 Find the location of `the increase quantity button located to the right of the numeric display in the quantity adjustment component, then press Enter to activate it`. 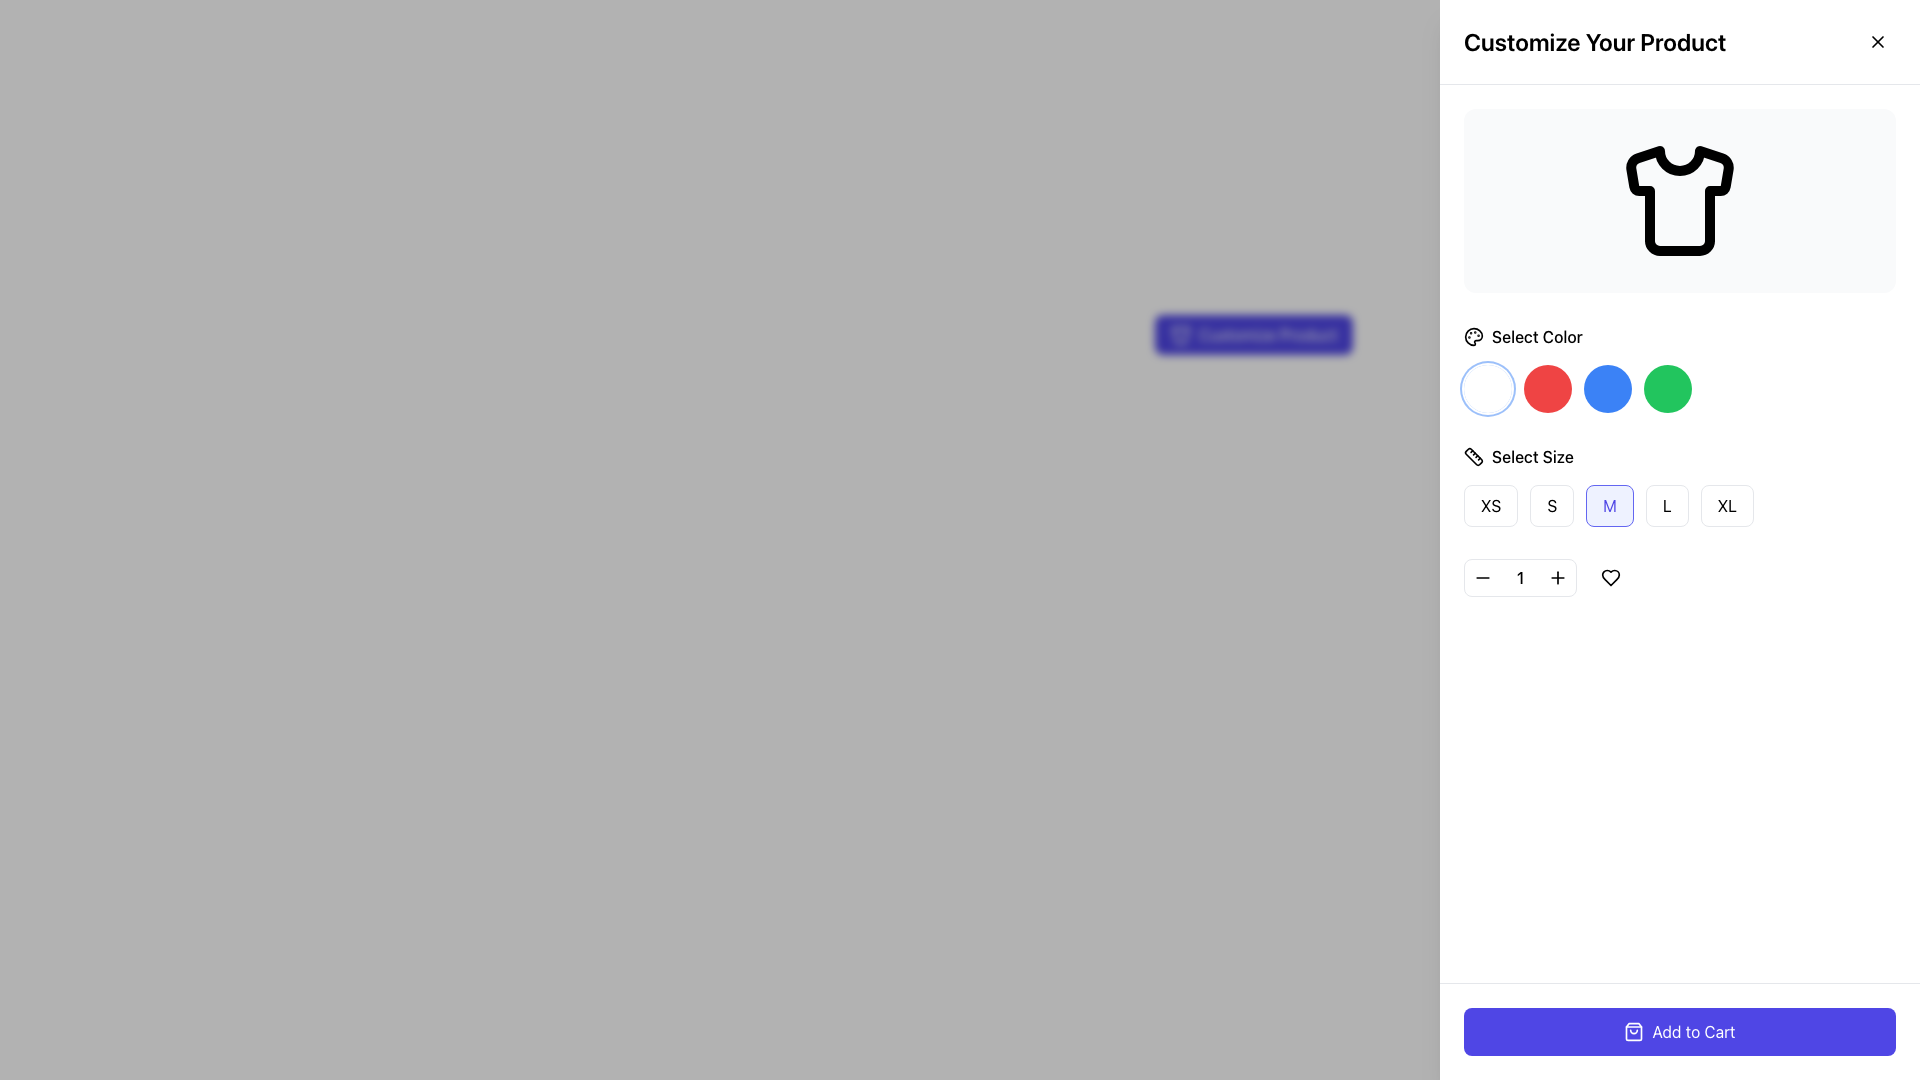

the increase quantity button located to the right of the numeric display in the quantity adjustment component, then press Enter to activate it is located at coordinates (1557, 578).